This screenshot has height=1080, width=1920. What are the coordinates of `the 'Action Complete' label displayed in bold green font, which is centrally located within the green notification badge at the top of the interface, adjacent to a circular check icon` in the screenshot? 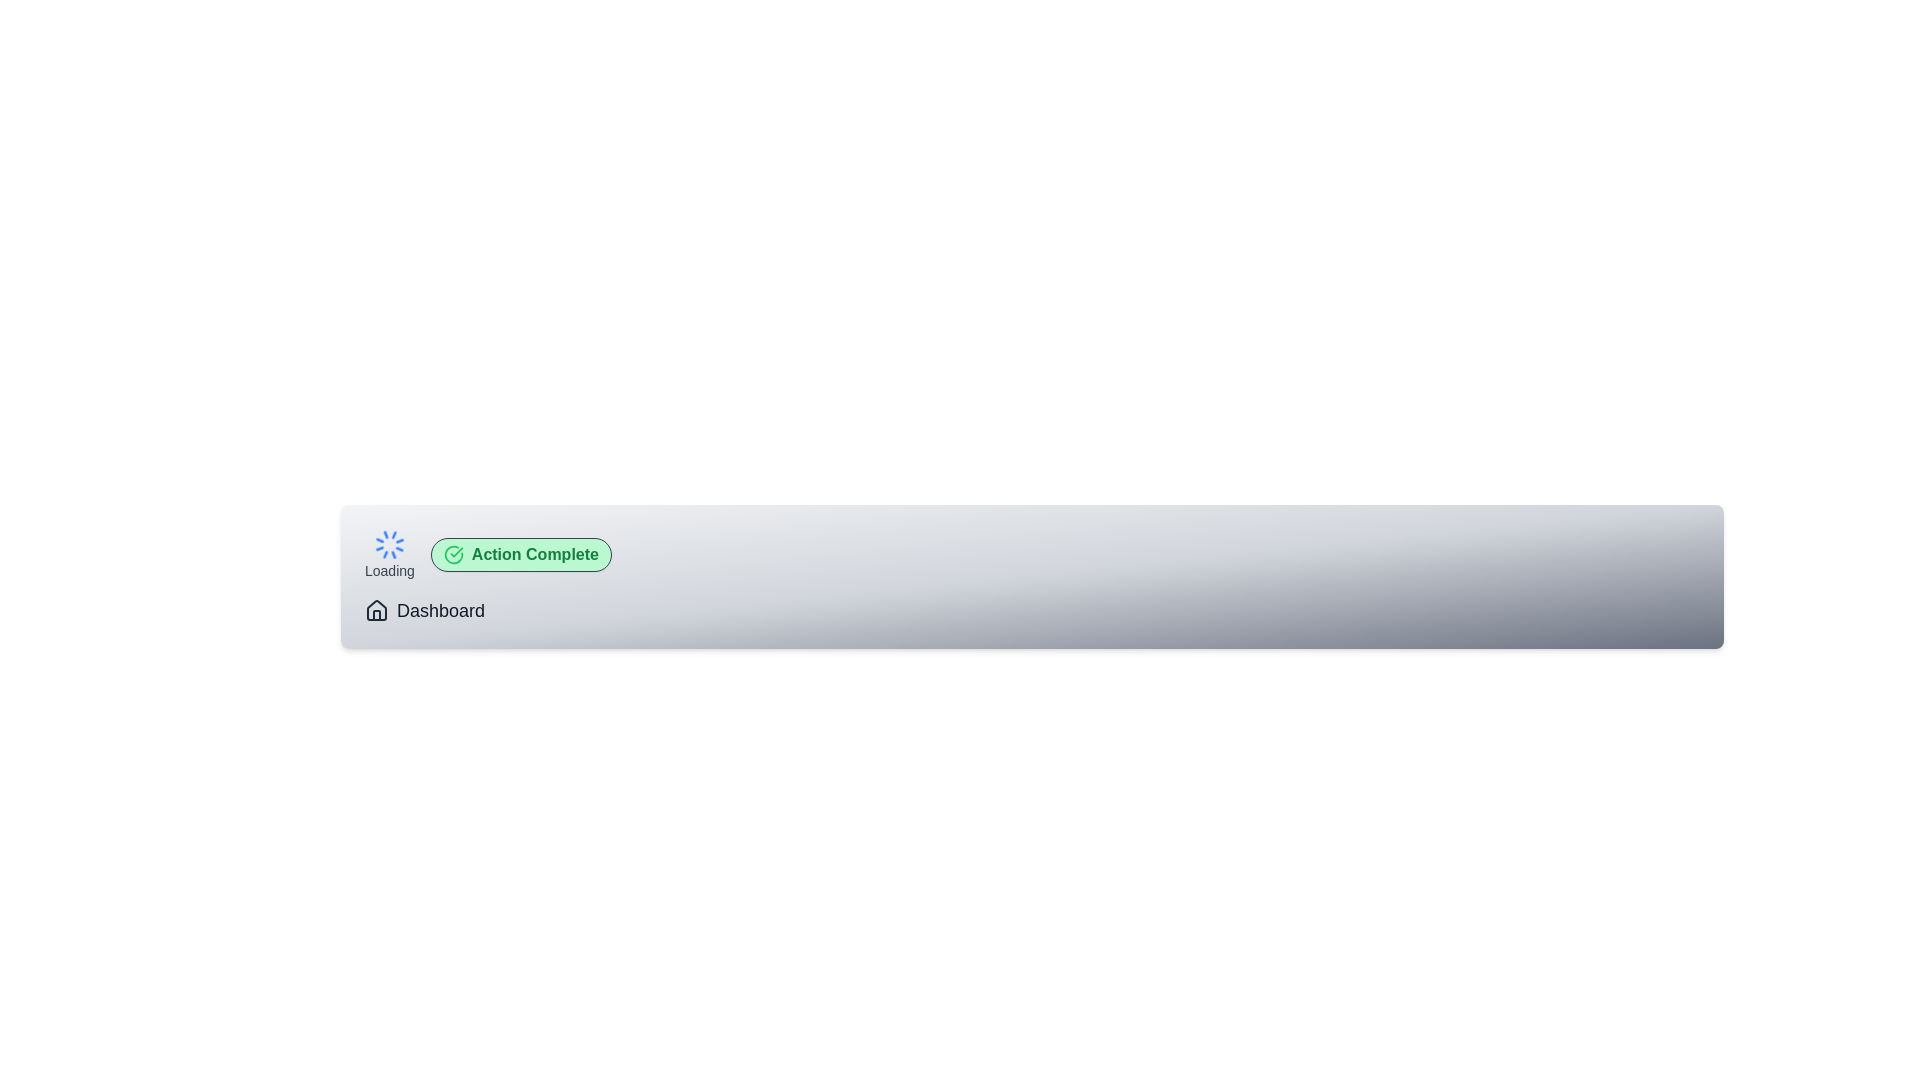 It's located at (535, 555).